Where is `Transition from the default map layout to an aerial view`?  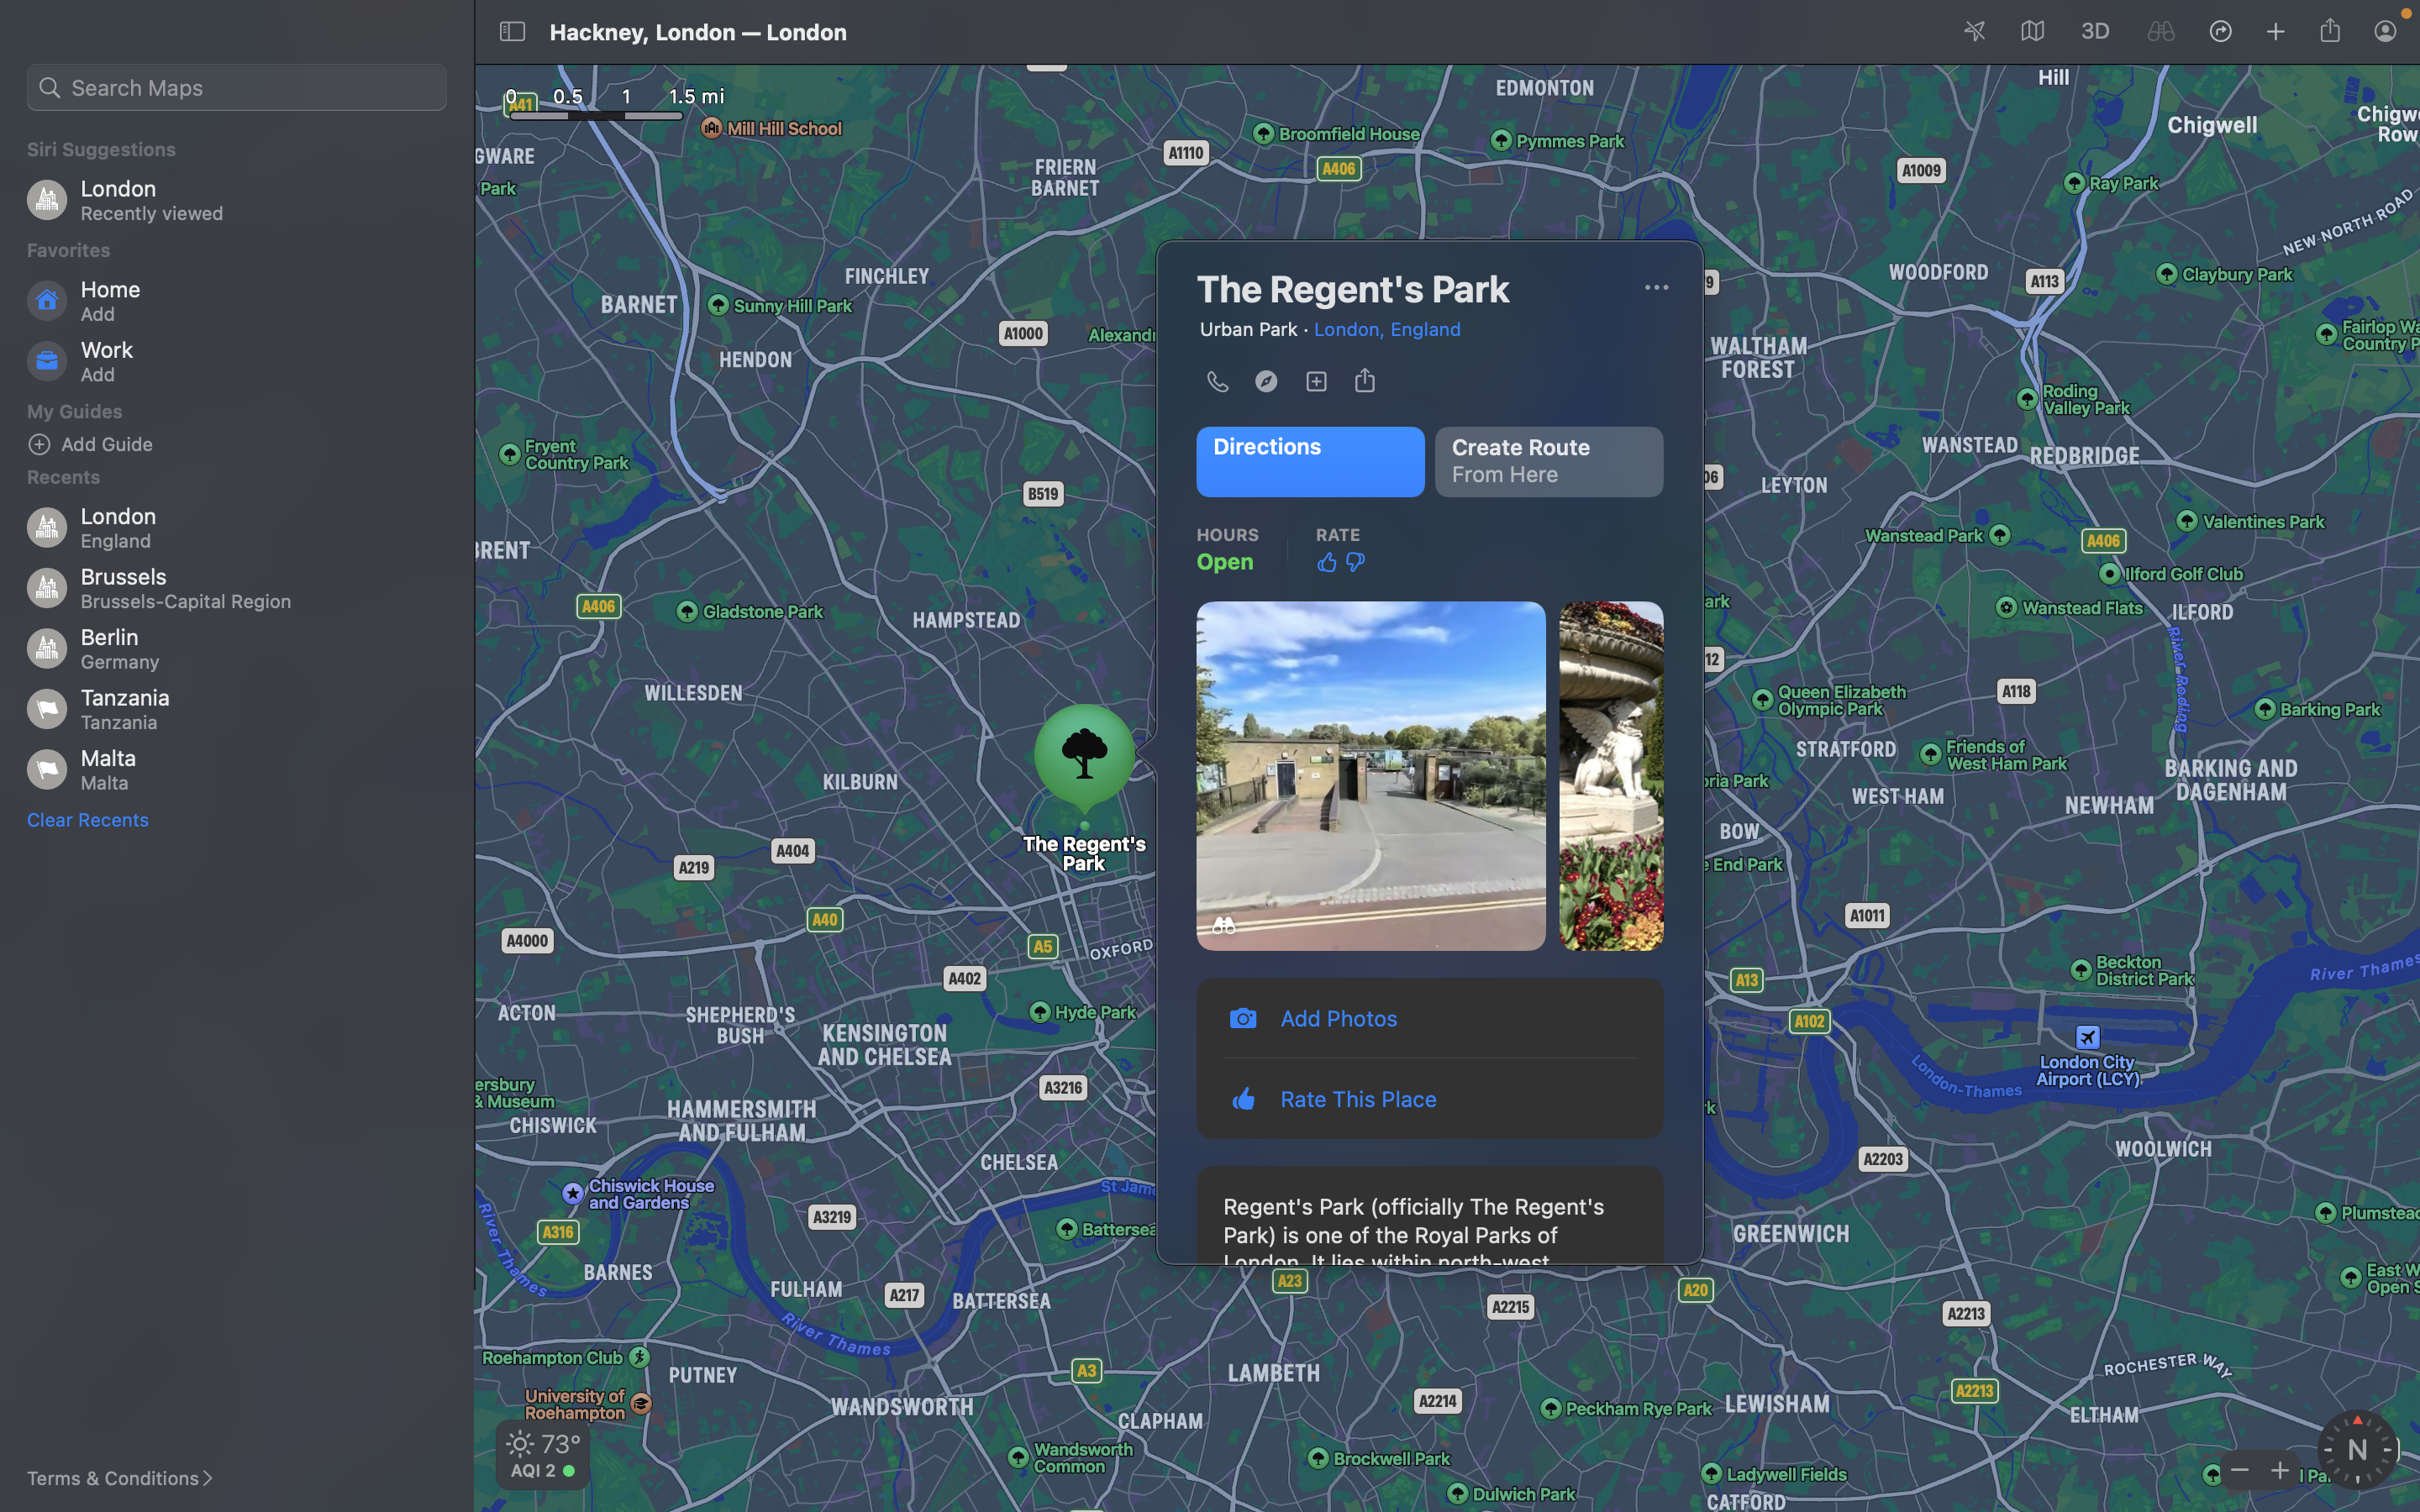 Transition from the default map layout to an aerial view is located at coordinates (1655, 287).